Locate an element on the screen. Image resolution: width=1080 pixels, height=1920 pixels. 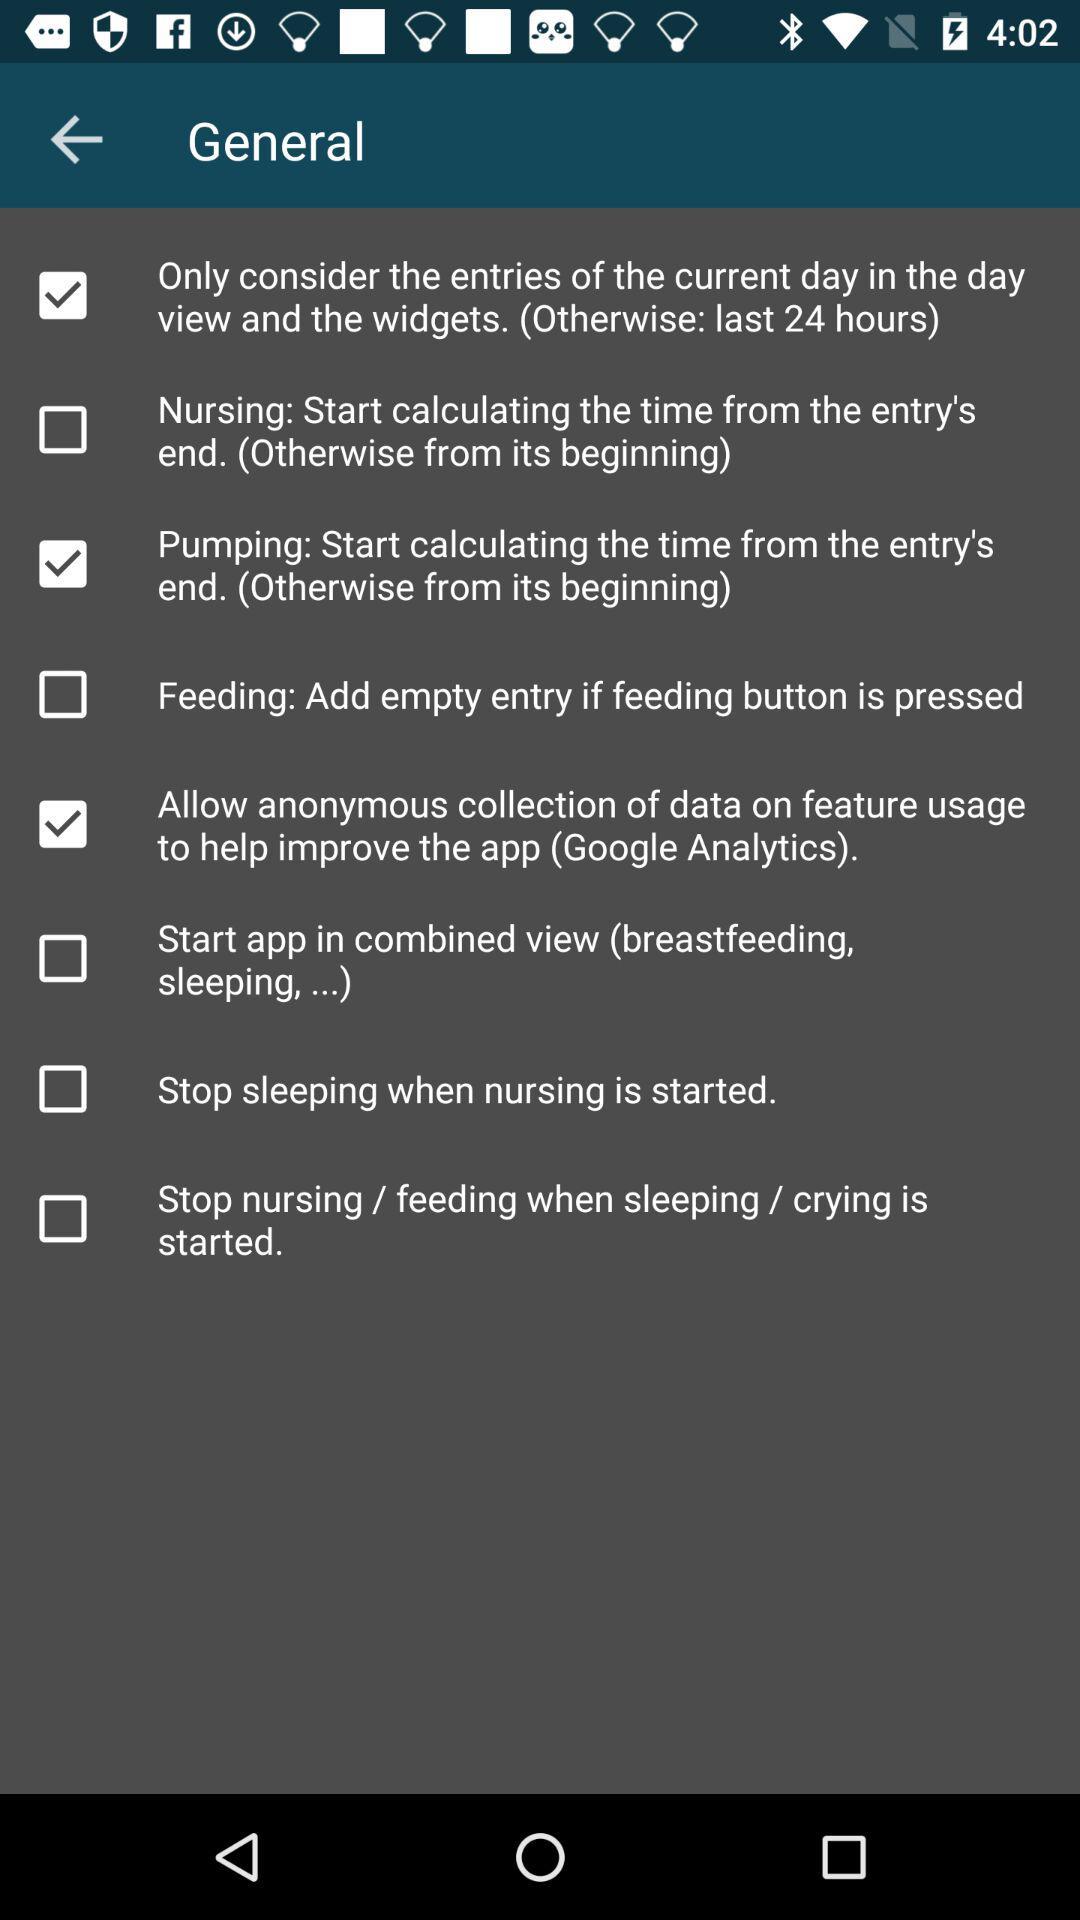
nursing results is located at coordinates (61, 428).